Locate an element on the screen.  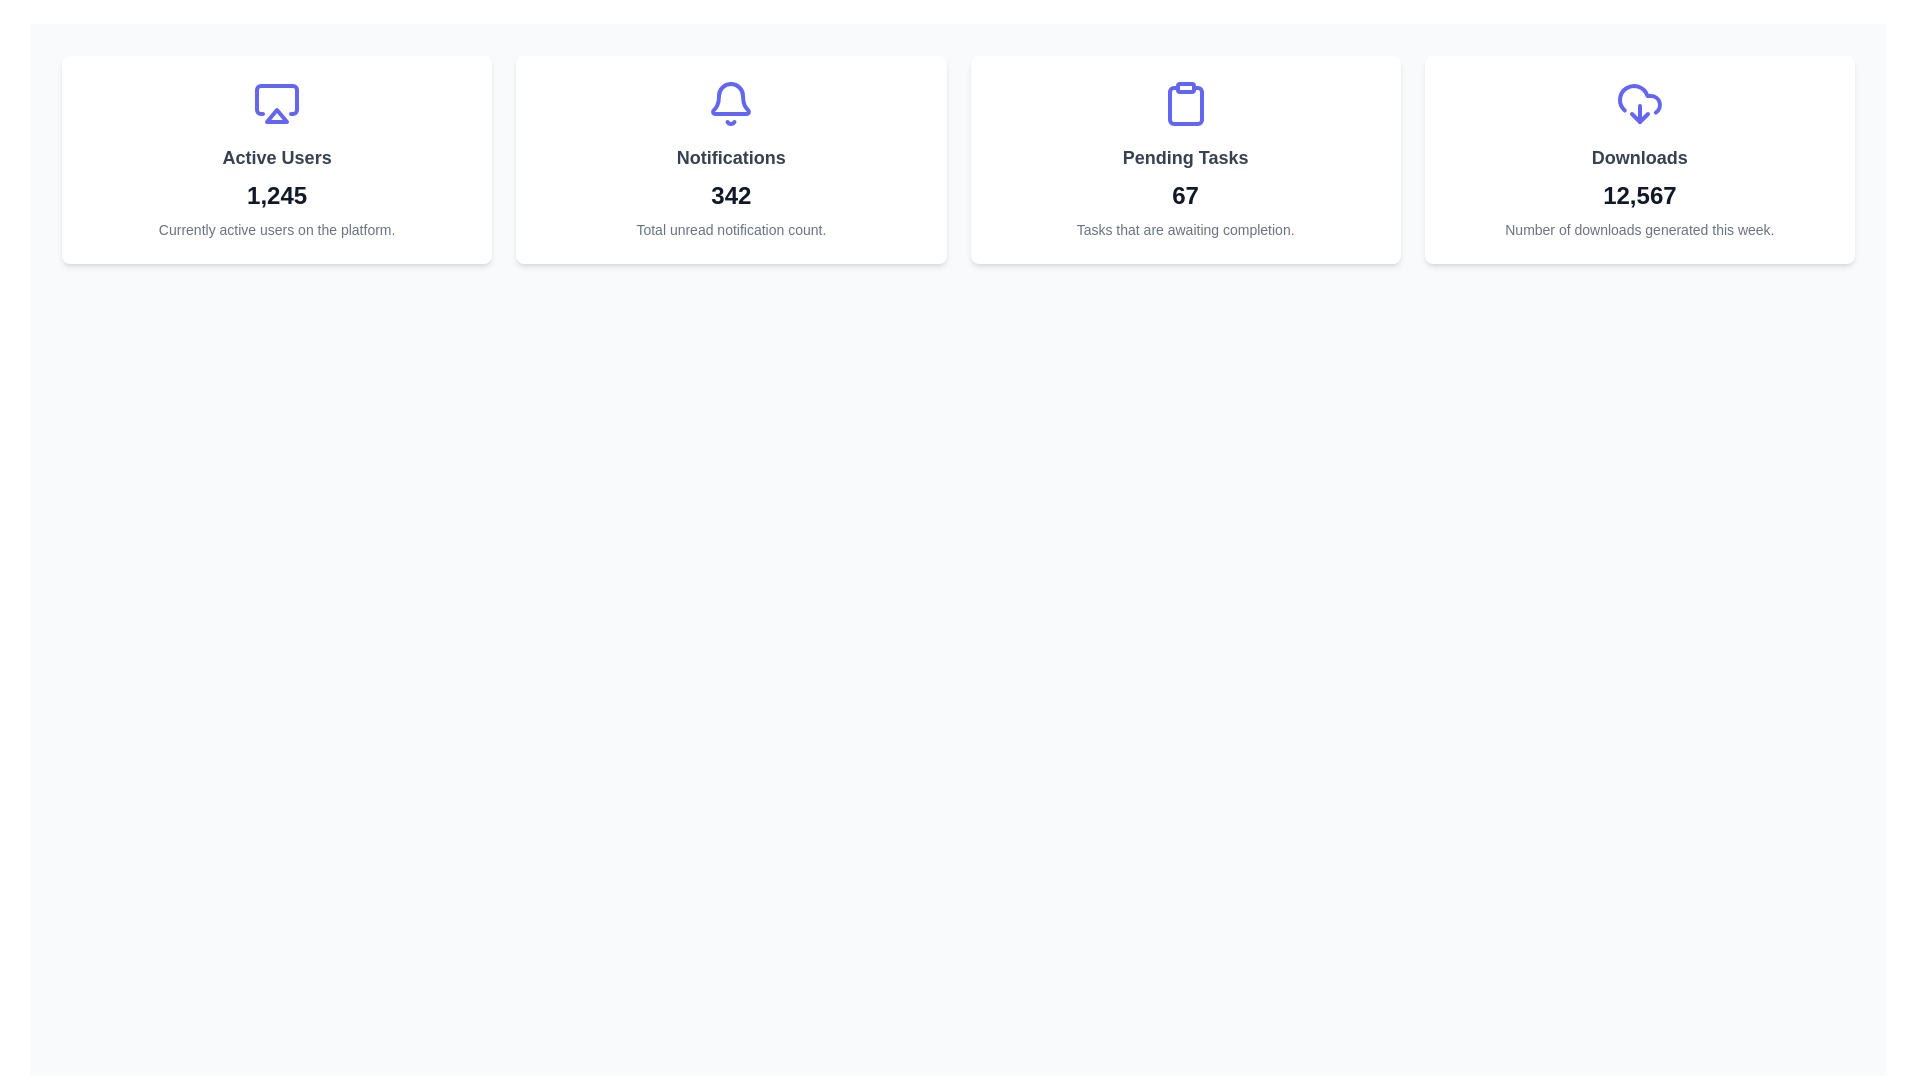
the third informational card in the grid layout to trigger additional visual effects such as shadowing is located at coordinates (1185, 158).